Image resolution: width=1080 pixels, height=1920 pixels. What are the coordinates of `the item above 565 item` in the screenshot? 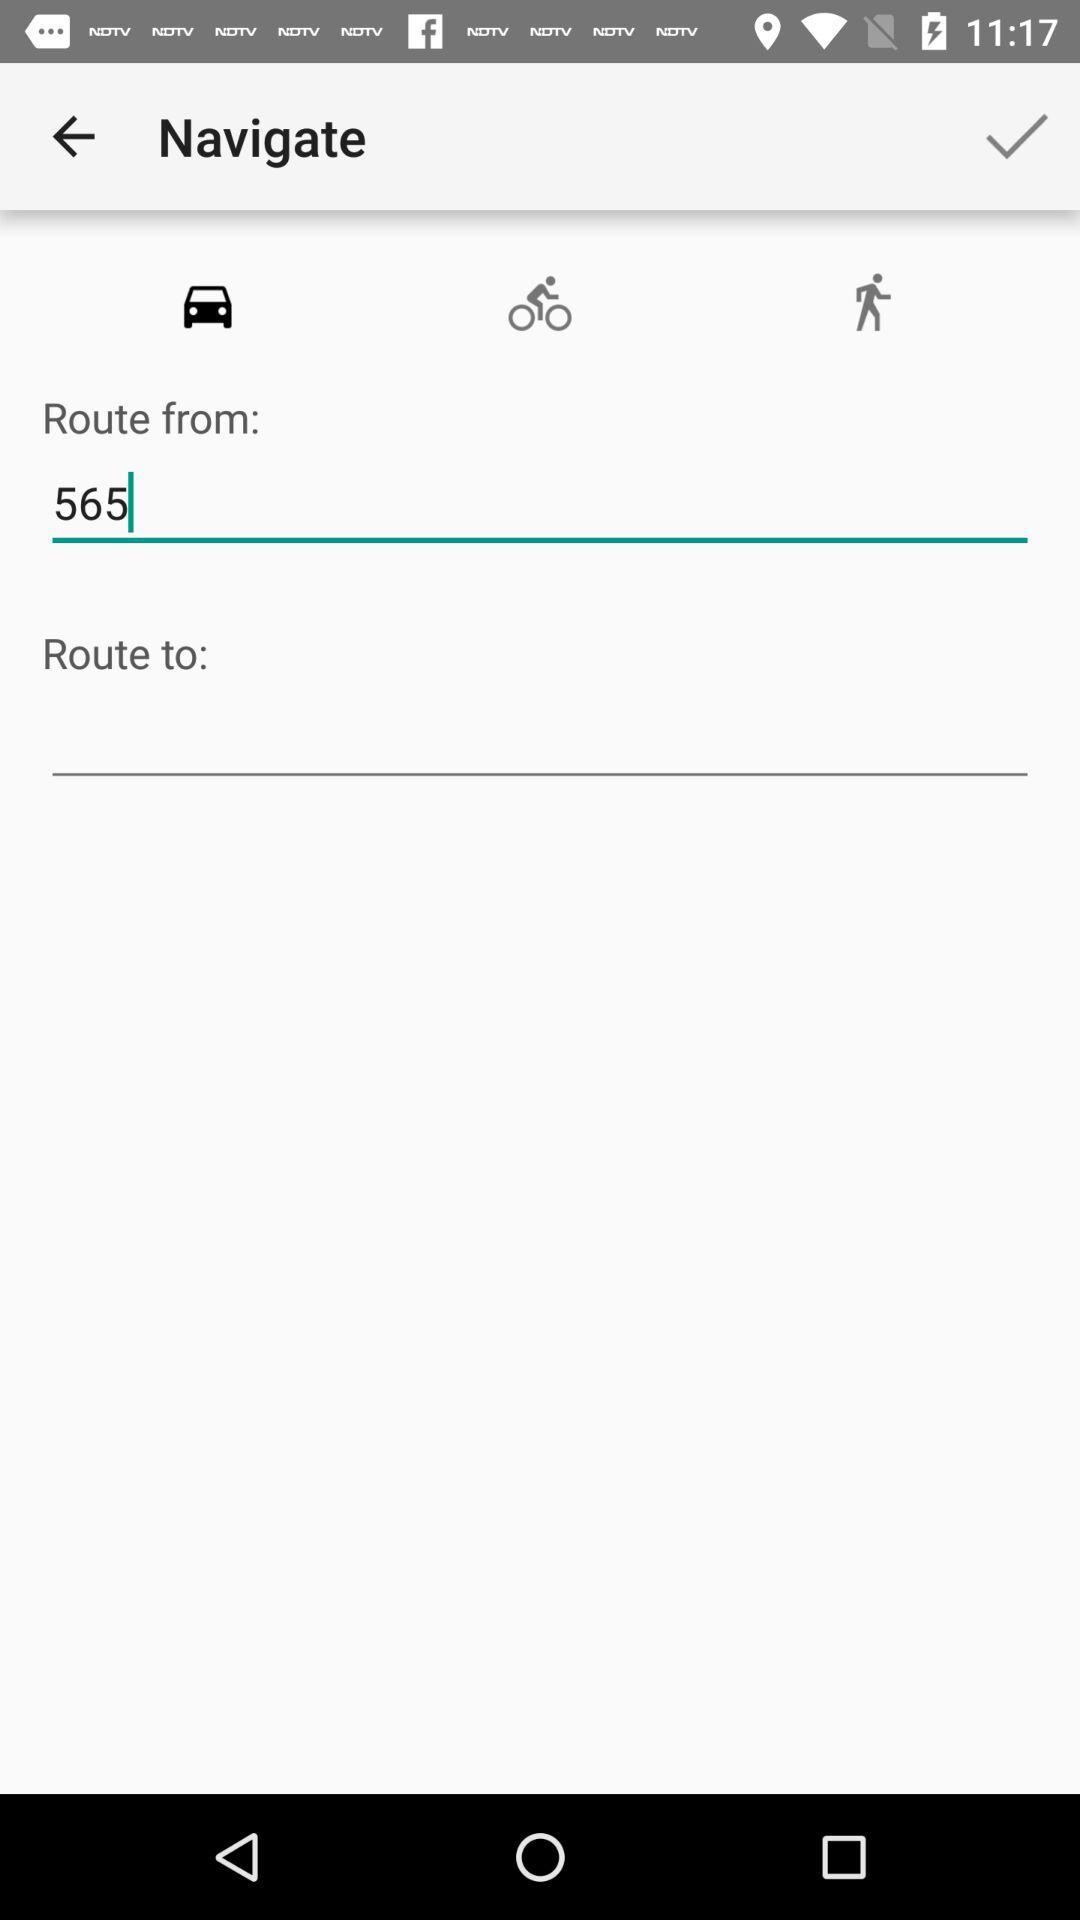 It's located at (870, 303).